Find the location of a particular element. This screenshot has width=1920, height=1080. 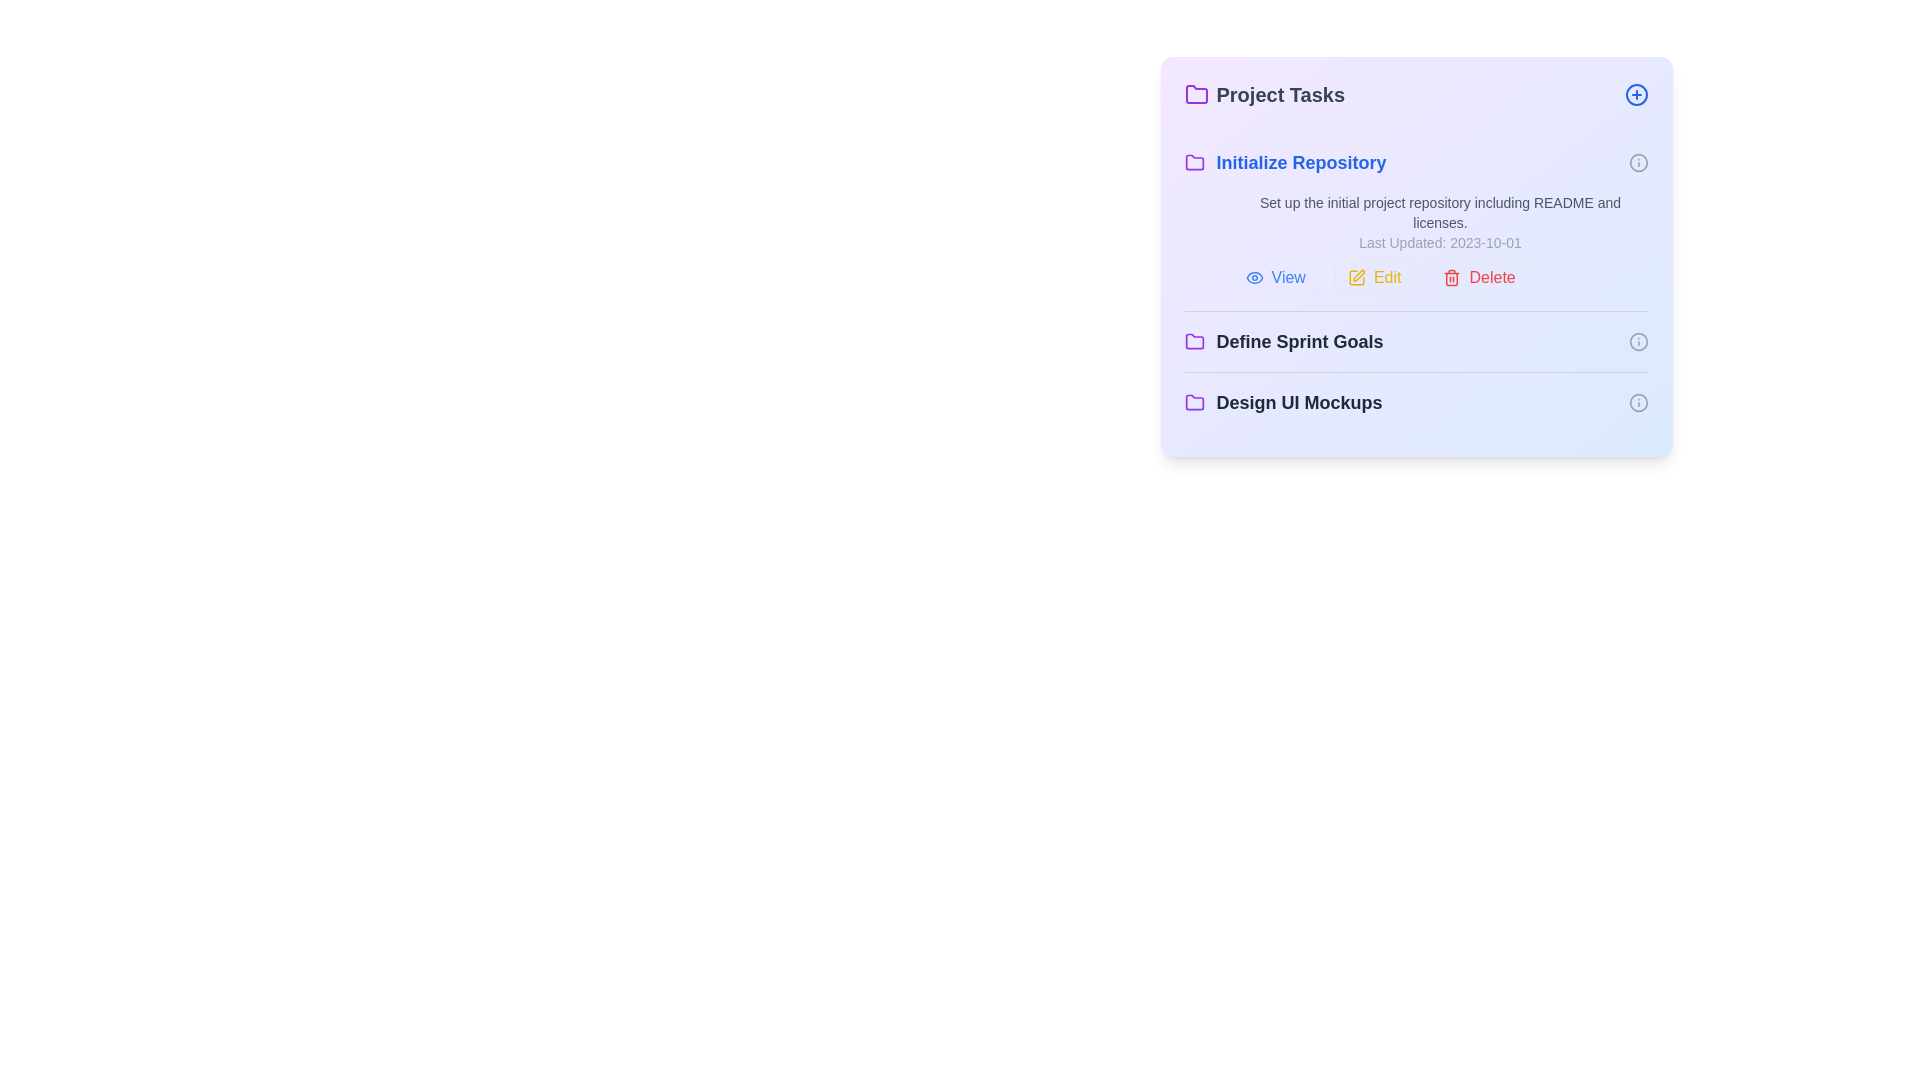

the folder icon located to the left of the text 'Define Sprint Goals' to visually interpret its content is located at coordinates (1194, 341).